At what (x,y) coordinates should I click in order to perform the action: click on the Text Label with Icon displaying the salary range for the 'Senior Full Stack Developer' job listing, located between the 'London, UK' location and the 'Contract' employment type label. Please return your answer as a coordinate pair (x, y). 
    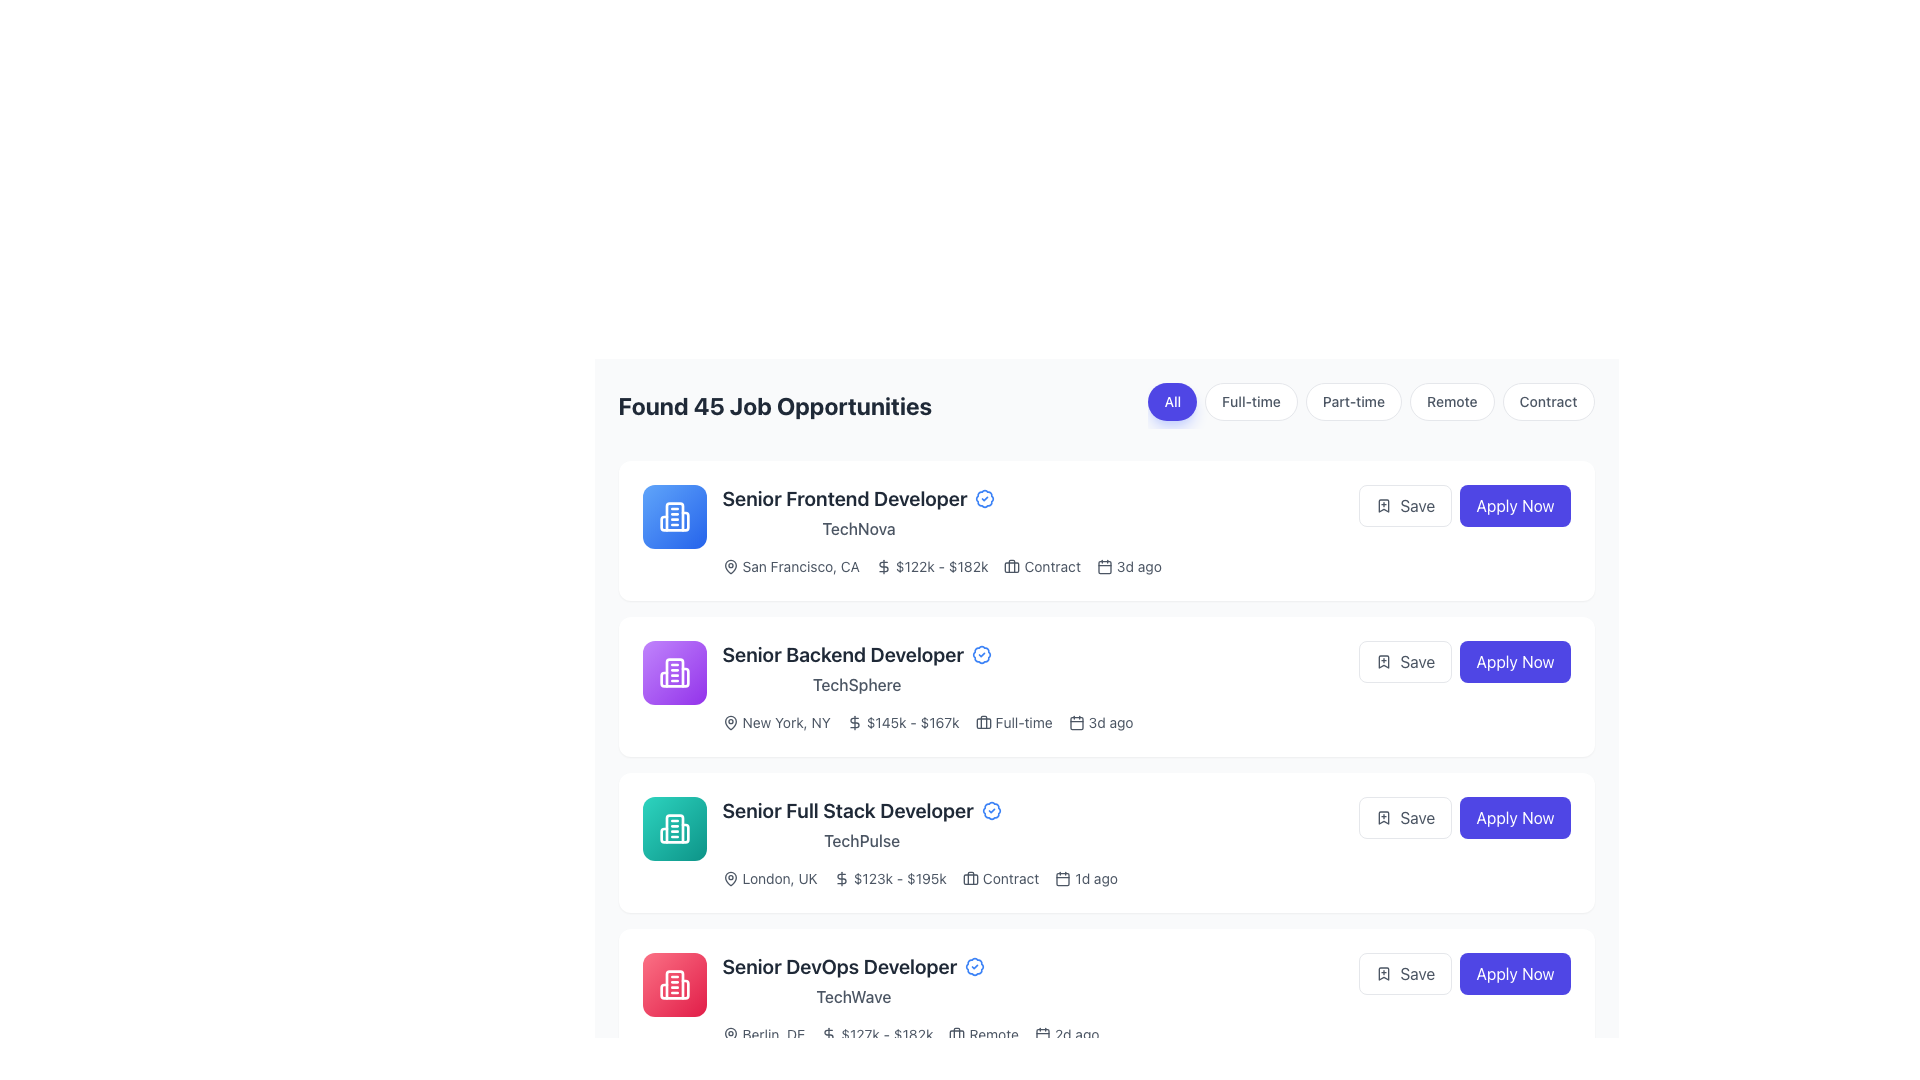
    Looking at the image, I should click on (889, 878).